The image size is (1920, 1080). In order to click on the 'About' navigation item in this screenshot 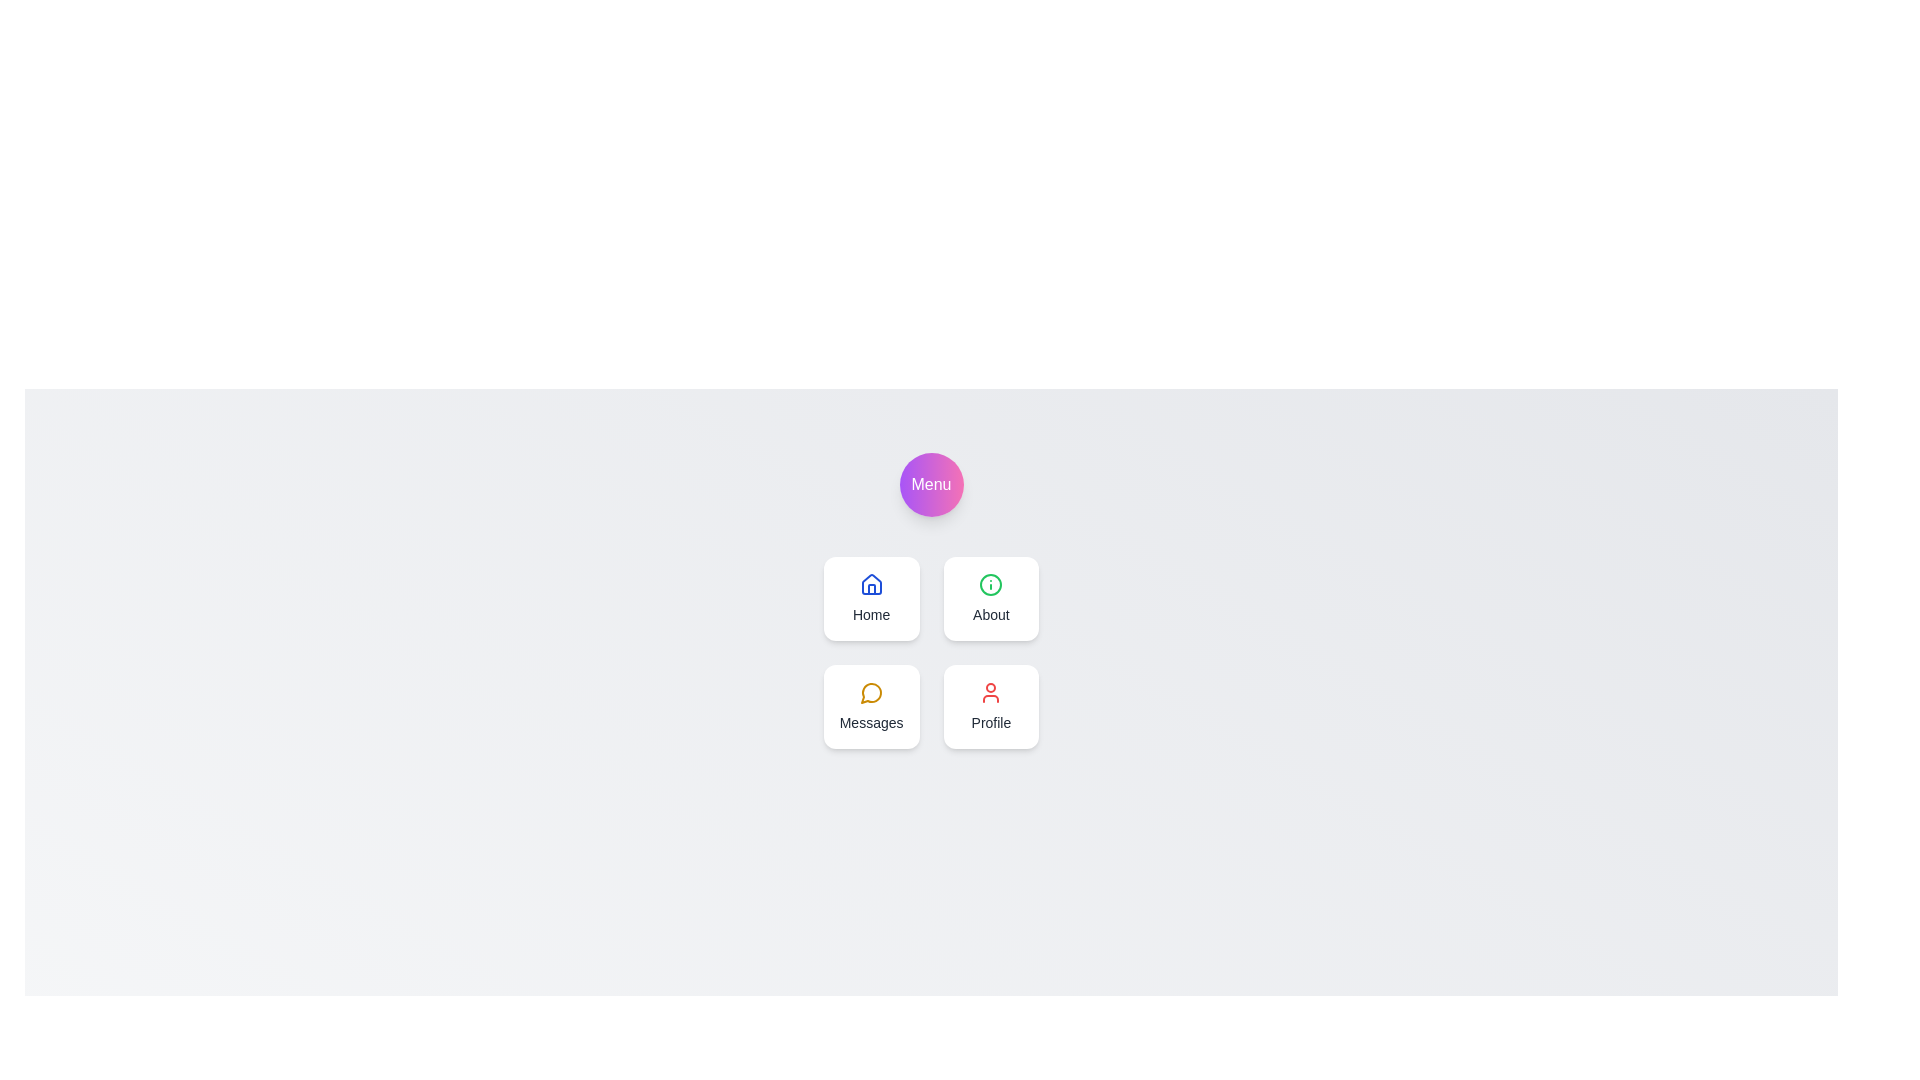, I will do `click(991, 597)`.